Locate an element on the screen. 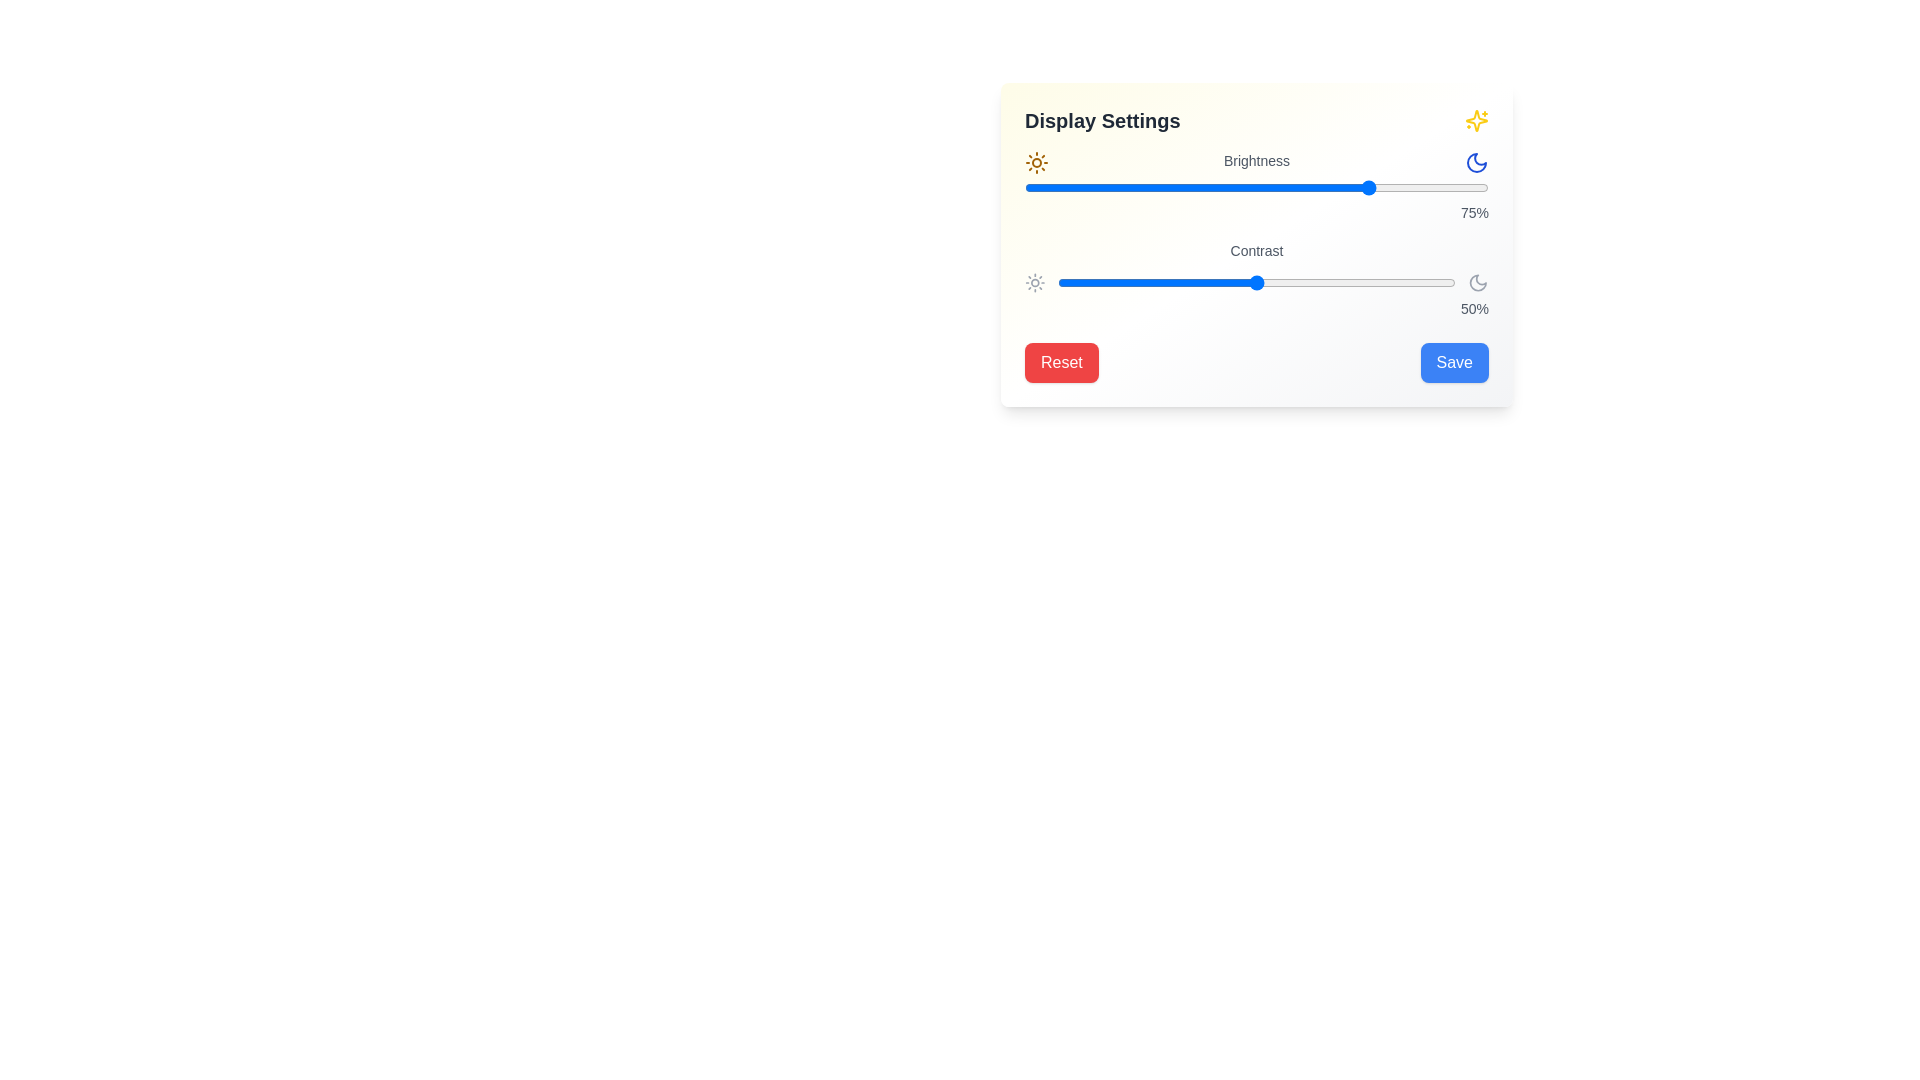 The height and width of the screenshot is (1080, 1920). brightness is located at coordinates (1298, 188).